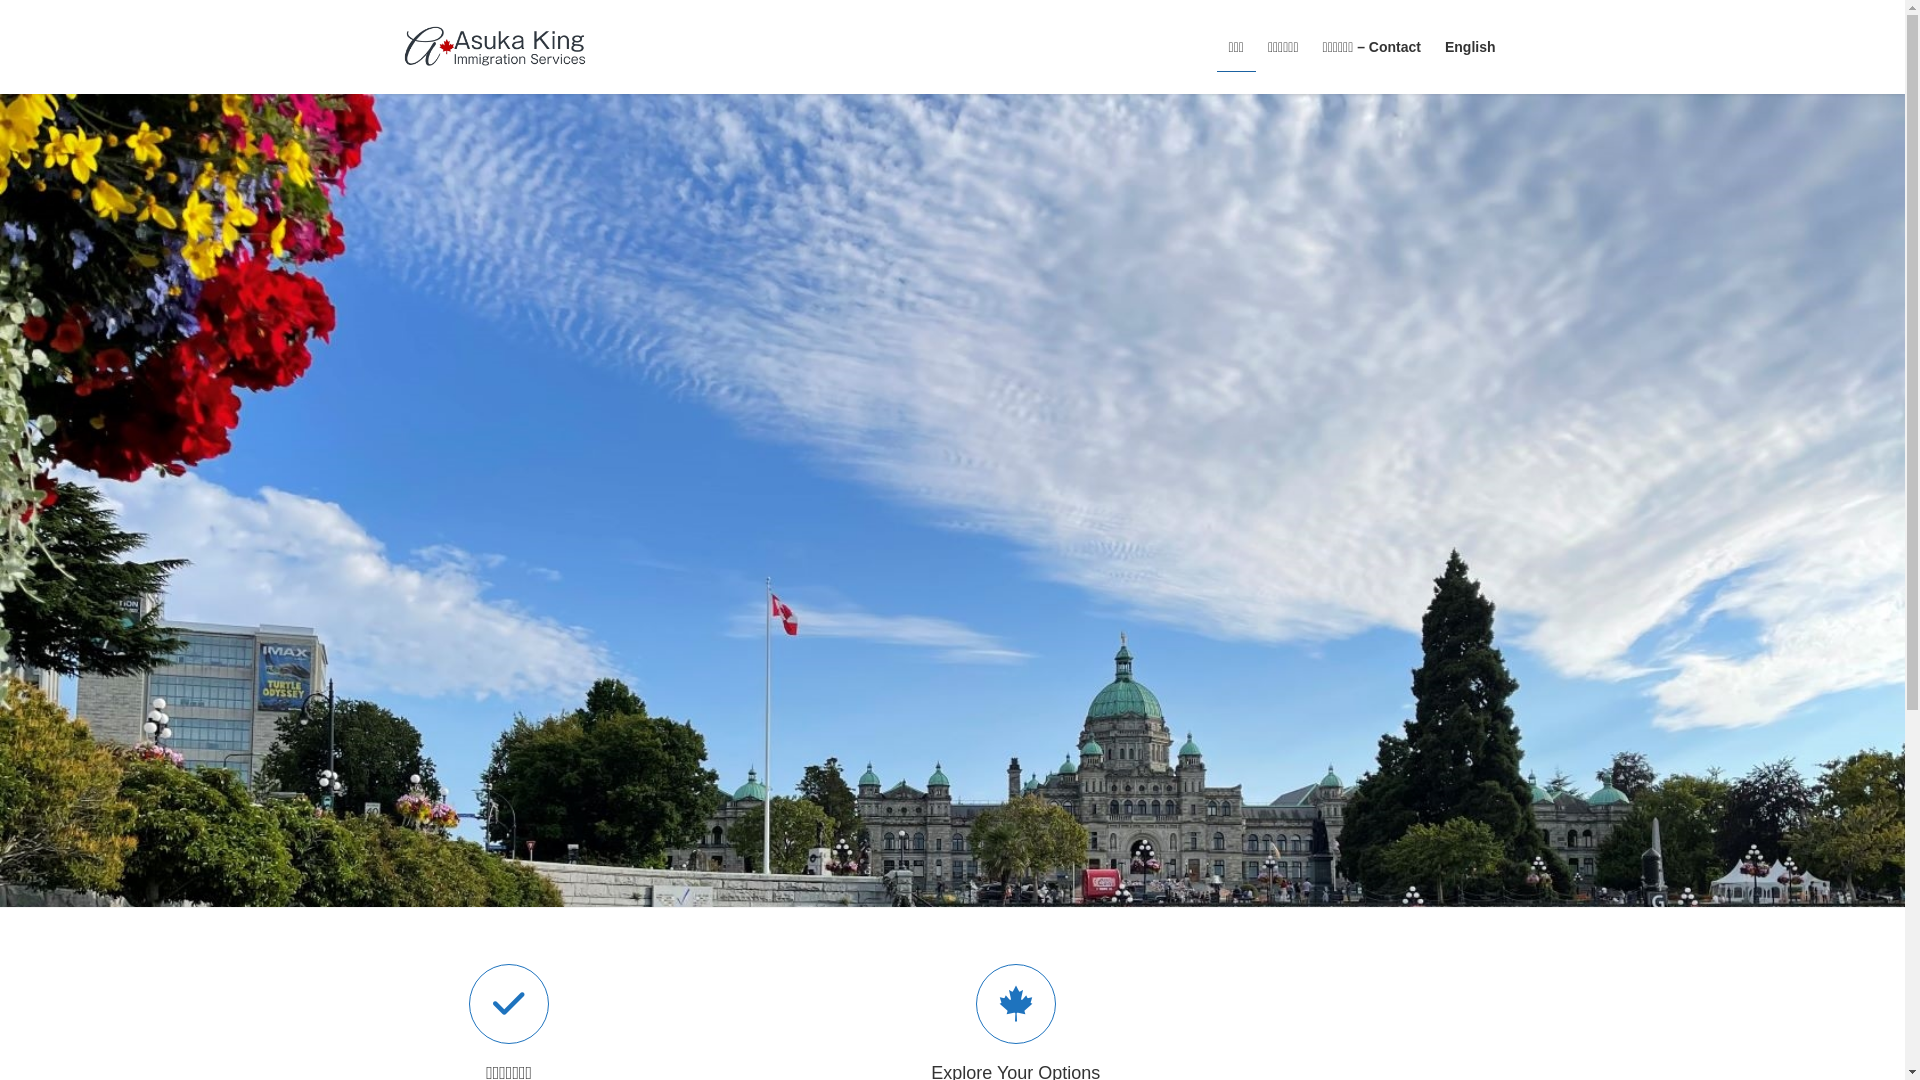  Describe the element at coordinates (1470, 46) in the screenshot. I see `'English'` at that location.